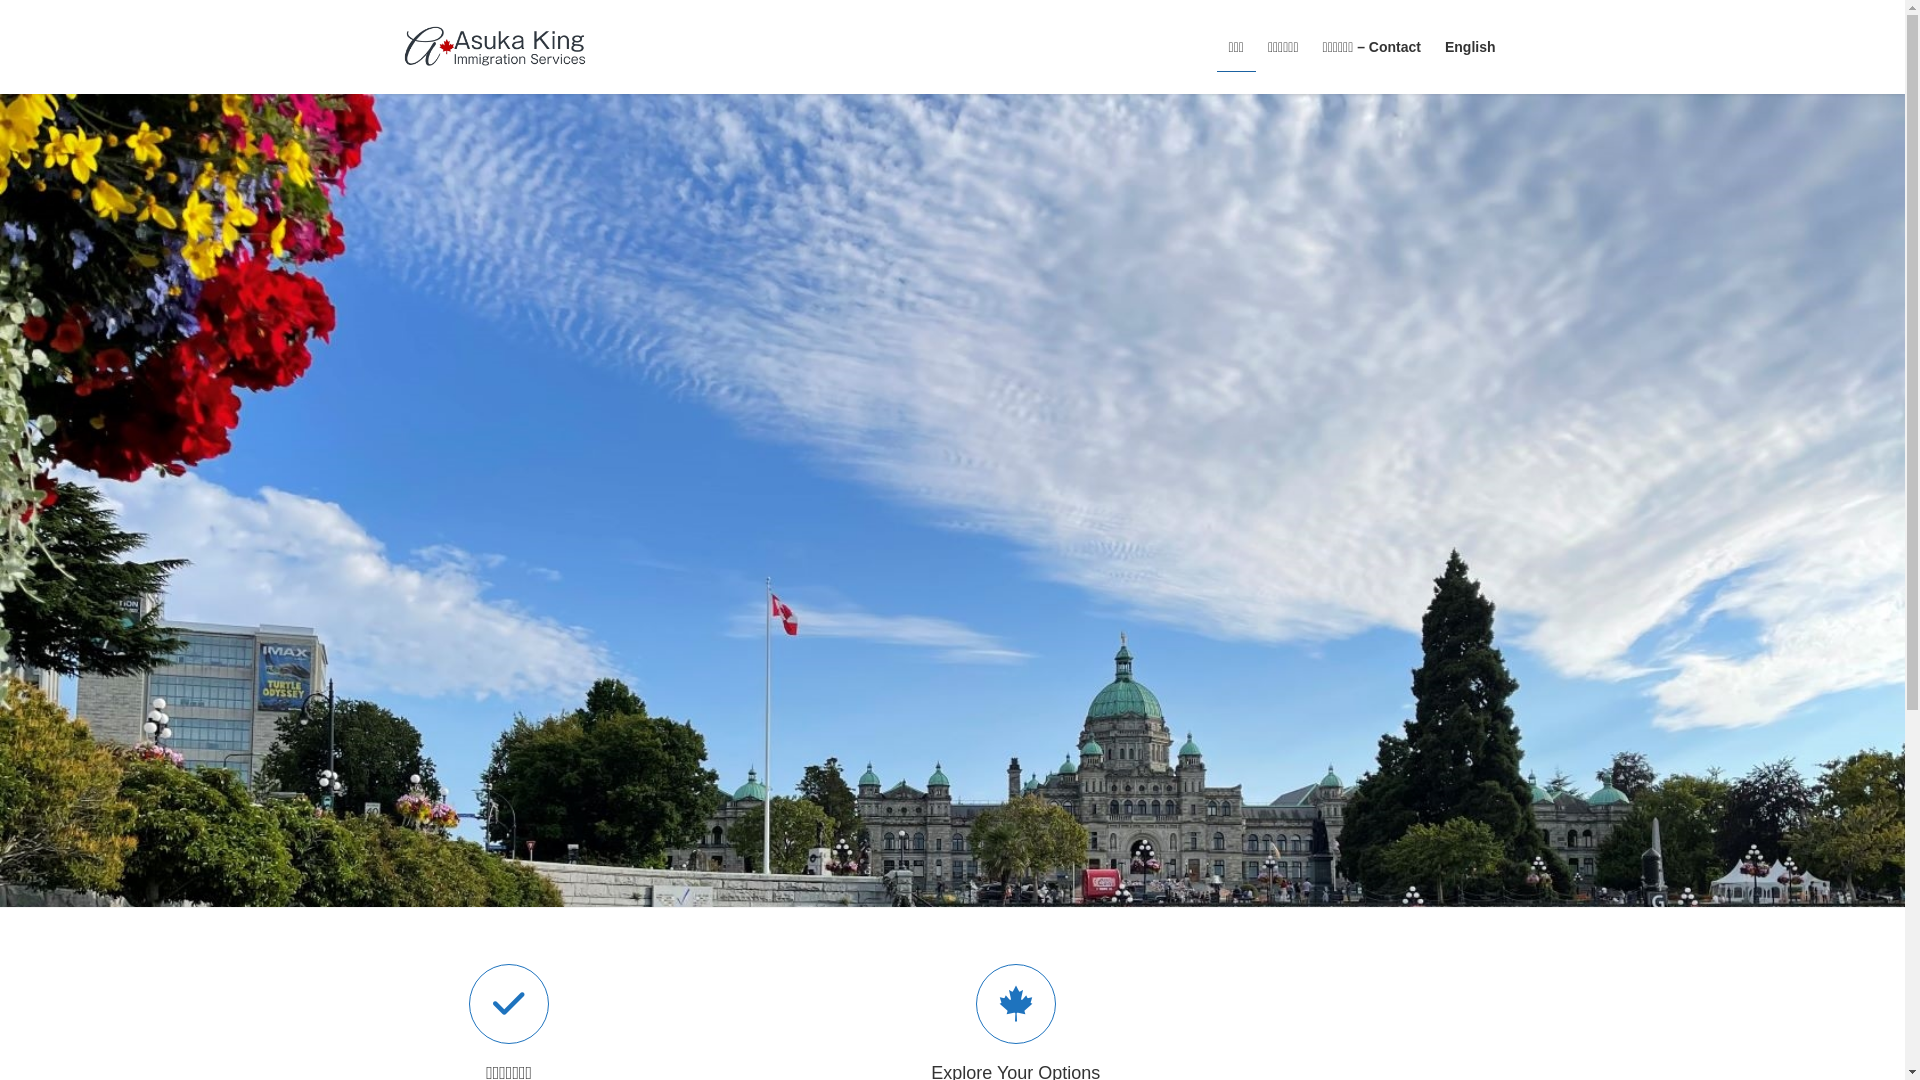  Describe the element at coordinates (1470, 46) in the screenshot. I see `'English'` at that location.